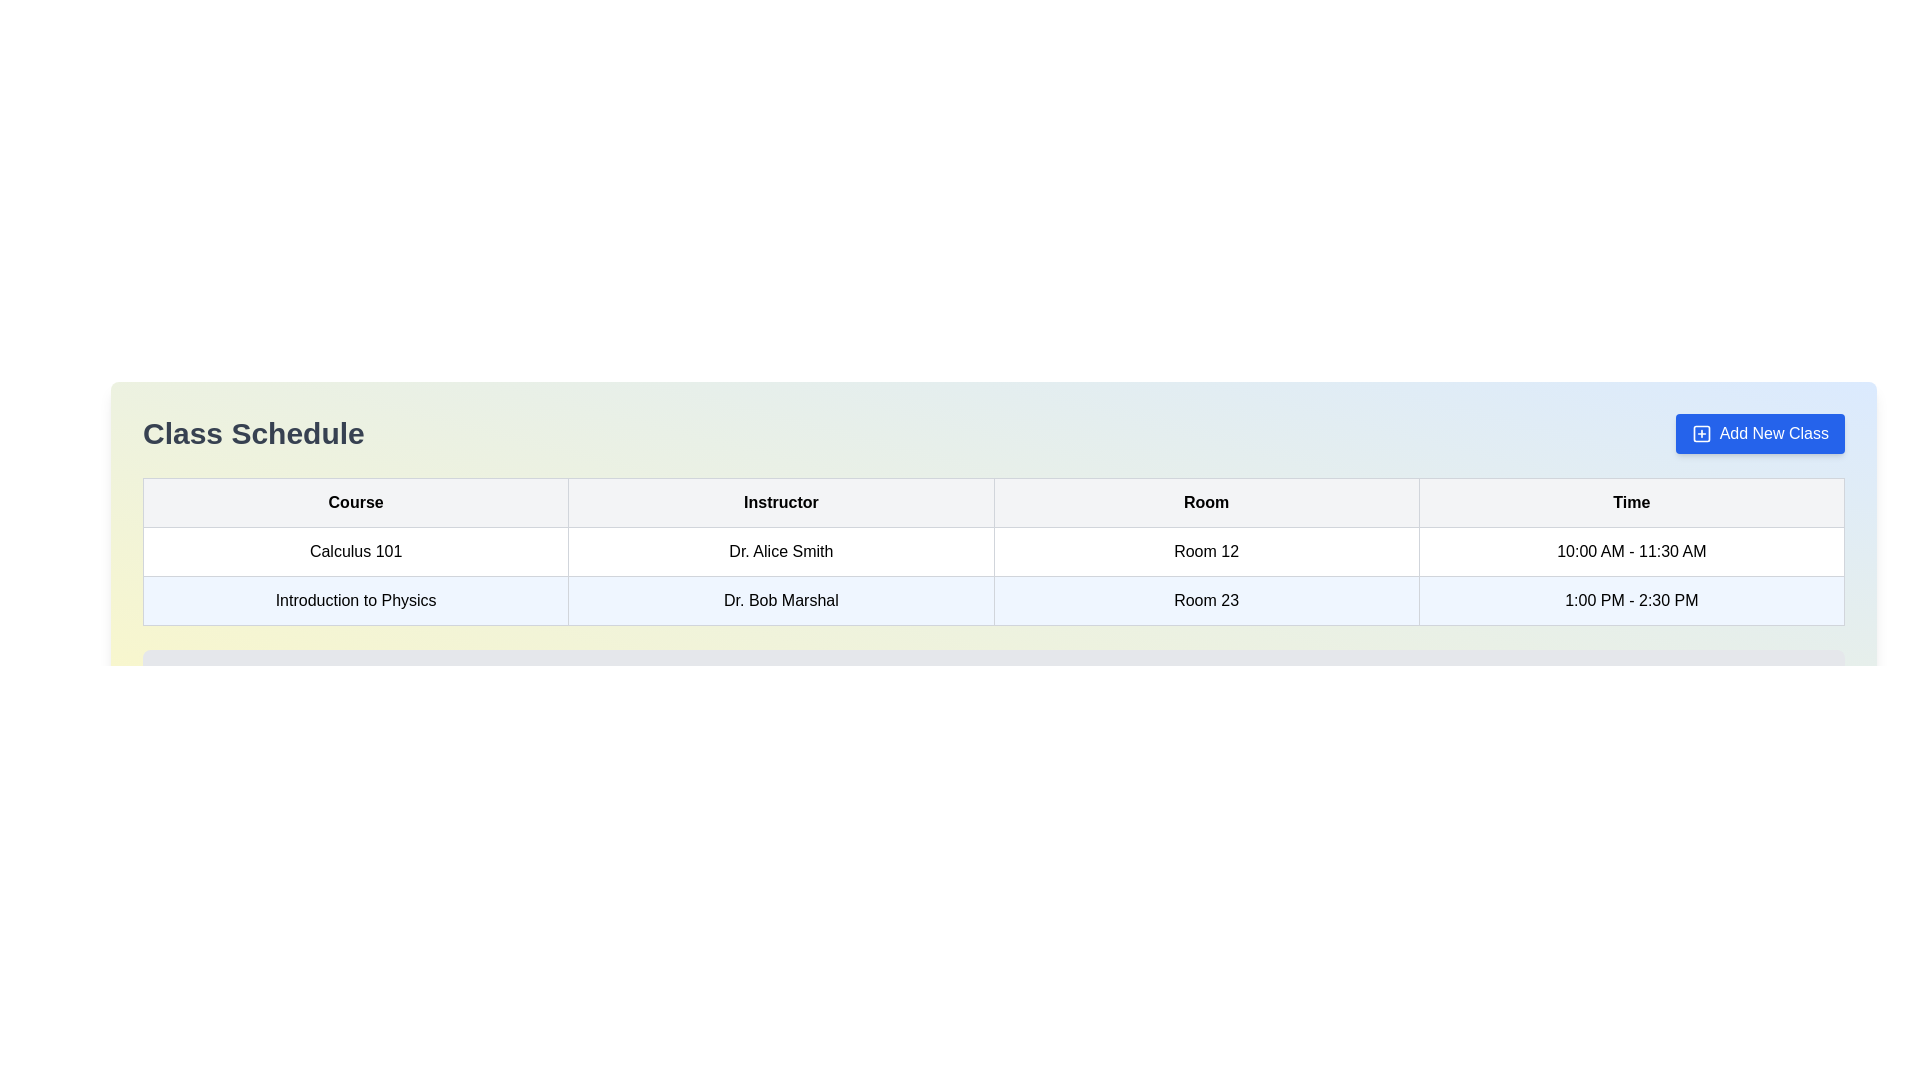 This screenshot has width=1920, height=1080. Describe the element at coordinates (1631, 600) in the screenshot. I see `the static text element in the fourth column of the second row within the 'Class Schedule' table that conveys the time slot for a scheduled class or activity` at that location.